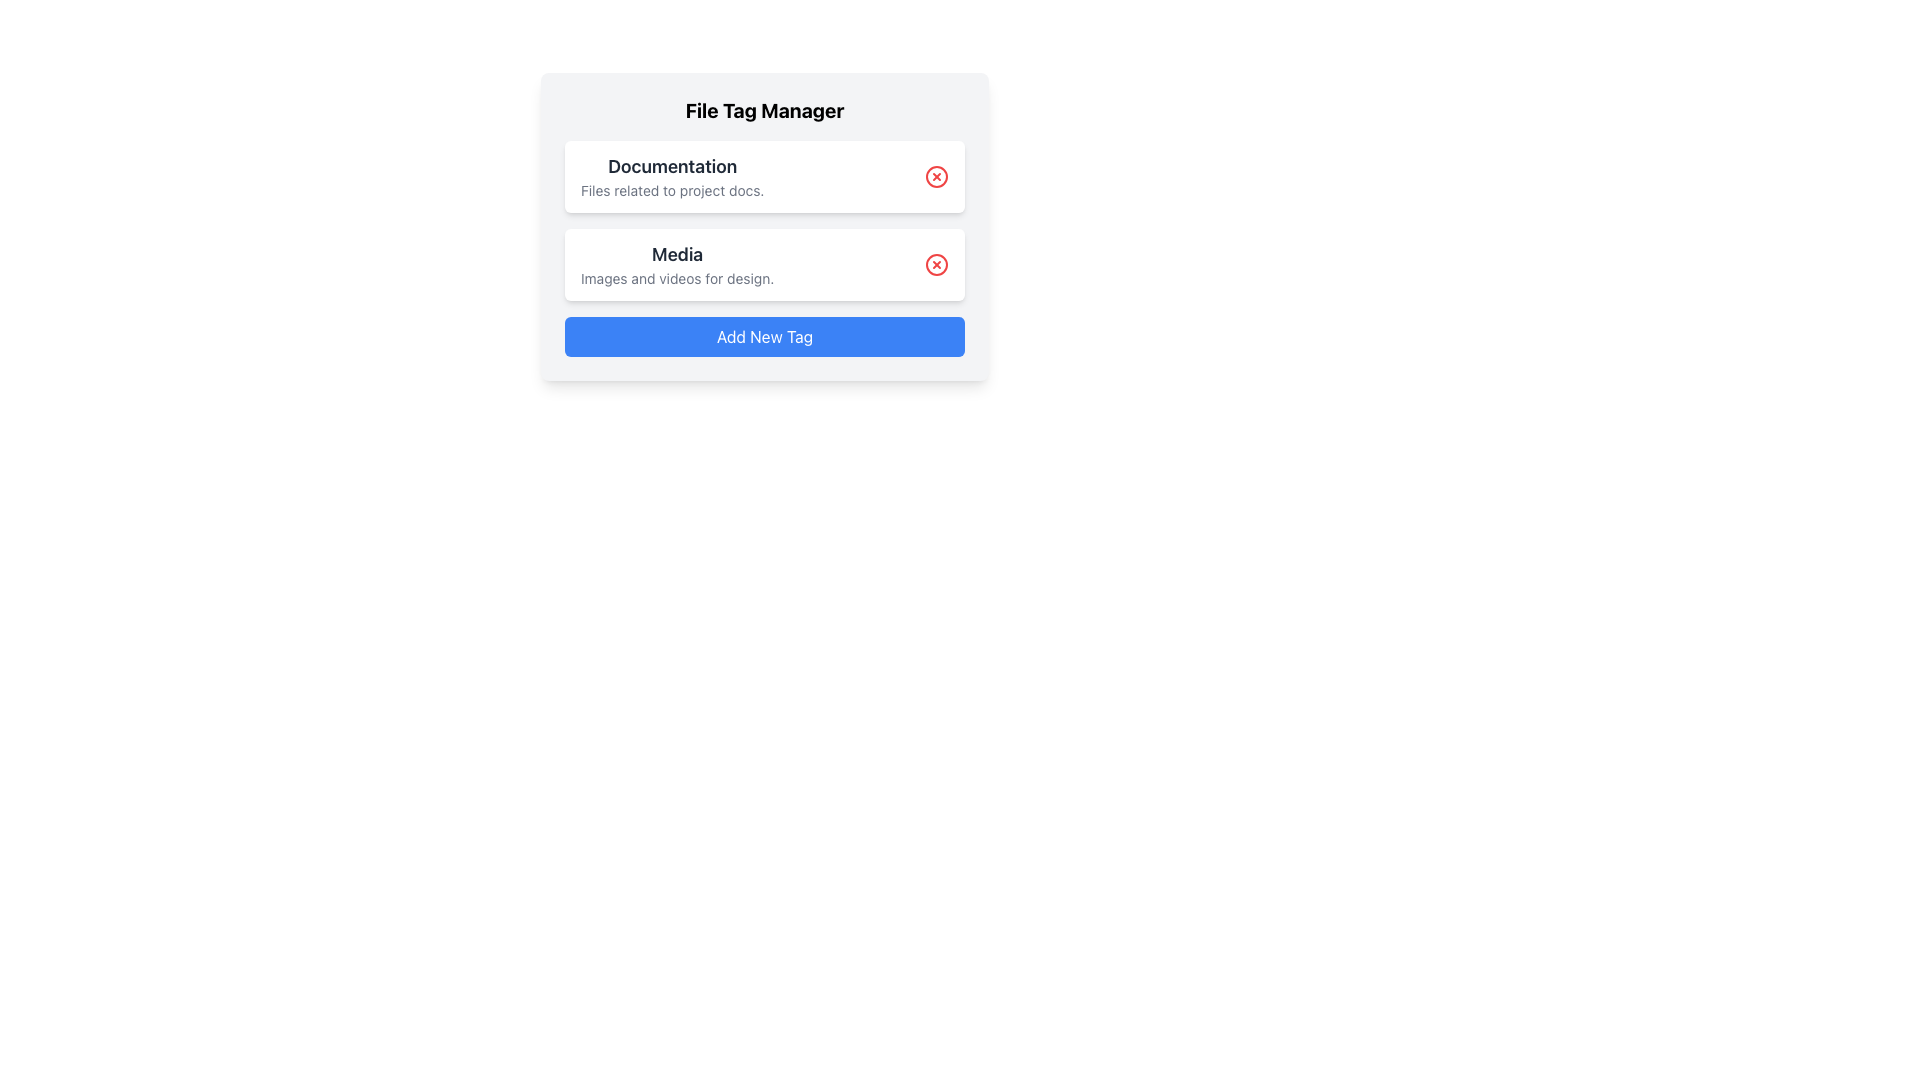 The image size is (1920, 1080). What do you see at coordinates (672, 191) in the screenshot?
I see `the descriptive text element located in the 'Documentation' section of the card layout, which provides information about project documents` at bounding box center [672, 191].